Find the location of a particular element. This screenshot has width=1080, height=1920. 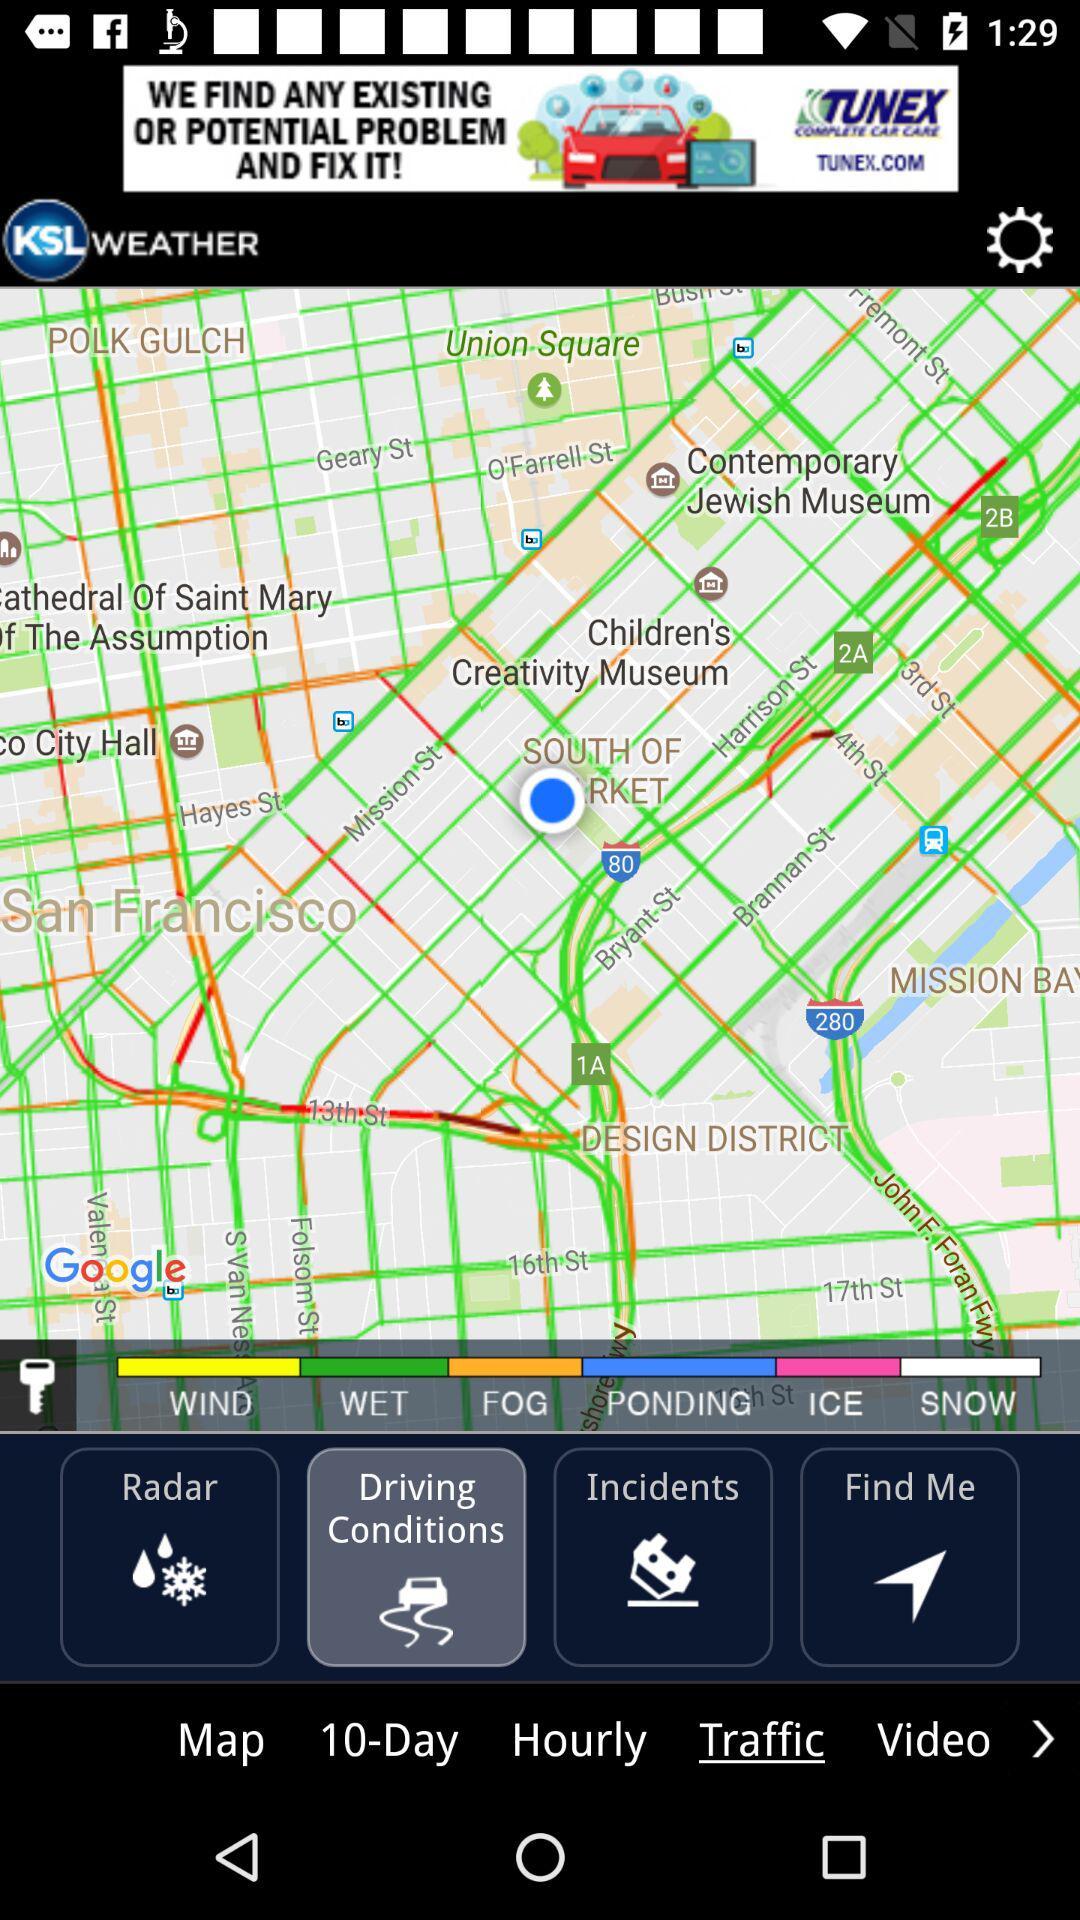

open advertisement is located at coordinates (540, 127).